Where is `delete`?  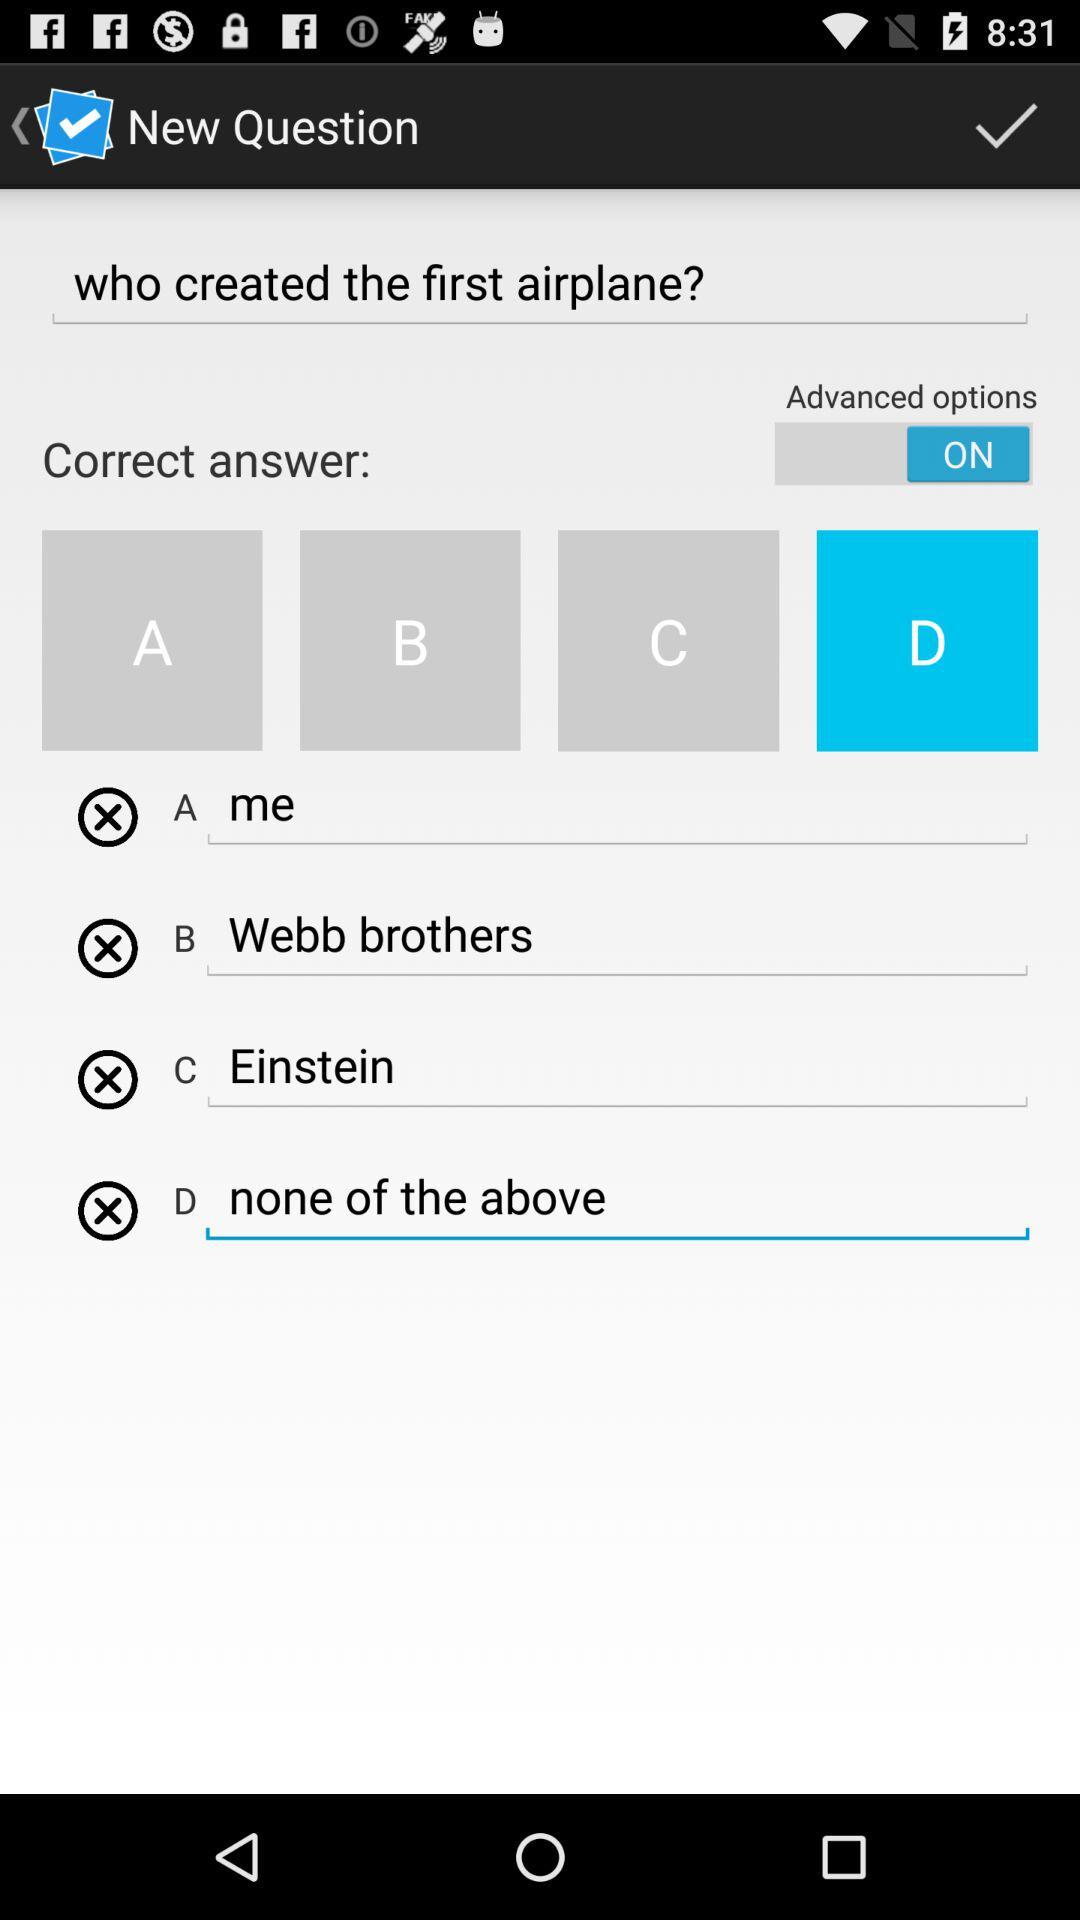
delete is located at coordinates (107, 947).